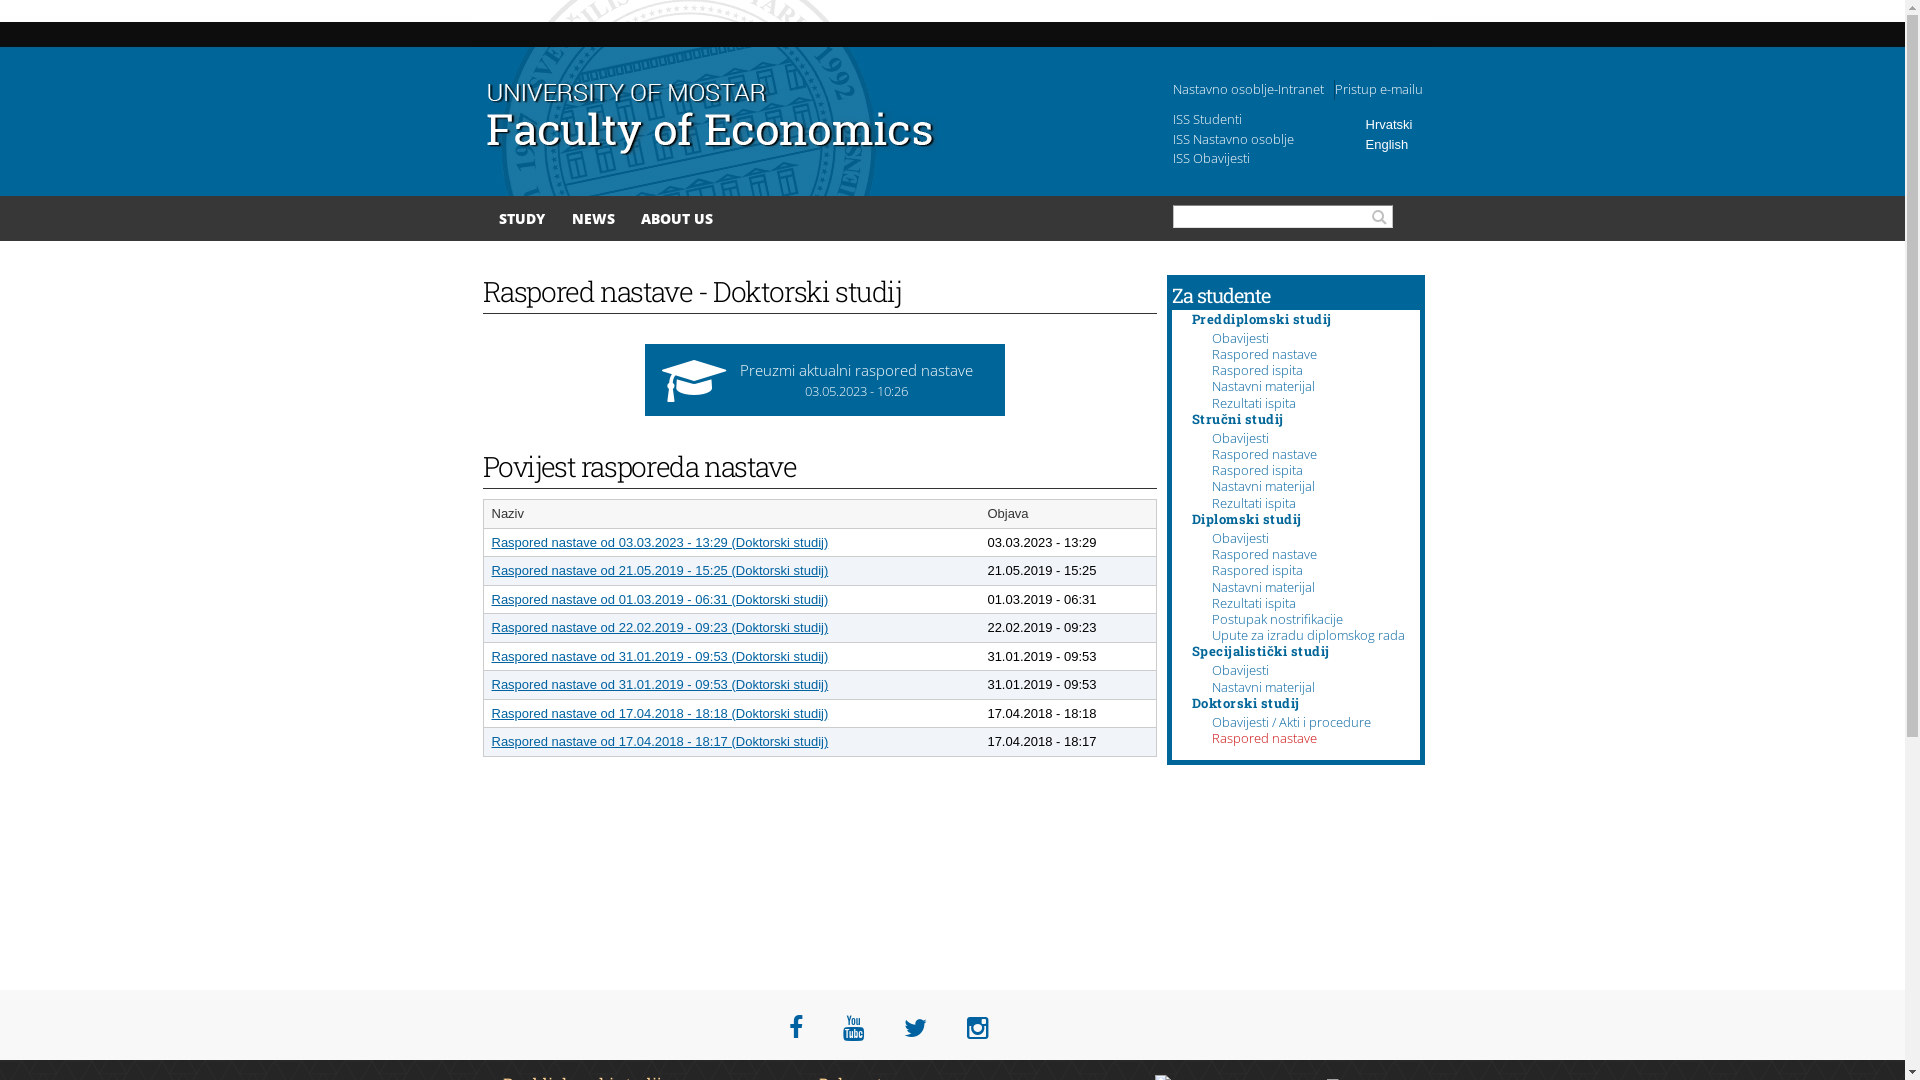 The image size is (1920, 1080). Describe the element at coordinates (1388, 124) in the screenshot. I see `'Hrvatski'` at that location.